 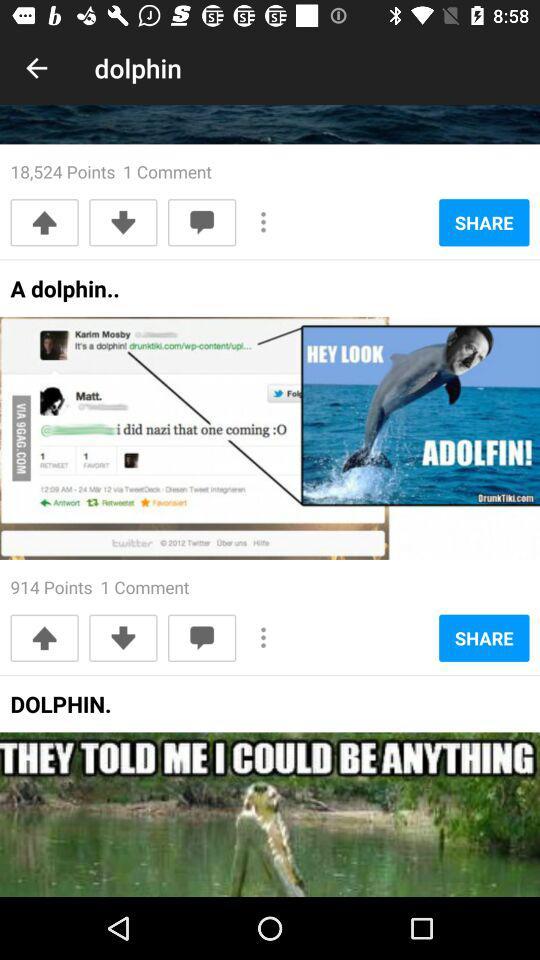 What do you see at coordinates (36, 68) in the screenshot?
I see `the item above the 18 524 points icon` at bounding box center [36, 68].